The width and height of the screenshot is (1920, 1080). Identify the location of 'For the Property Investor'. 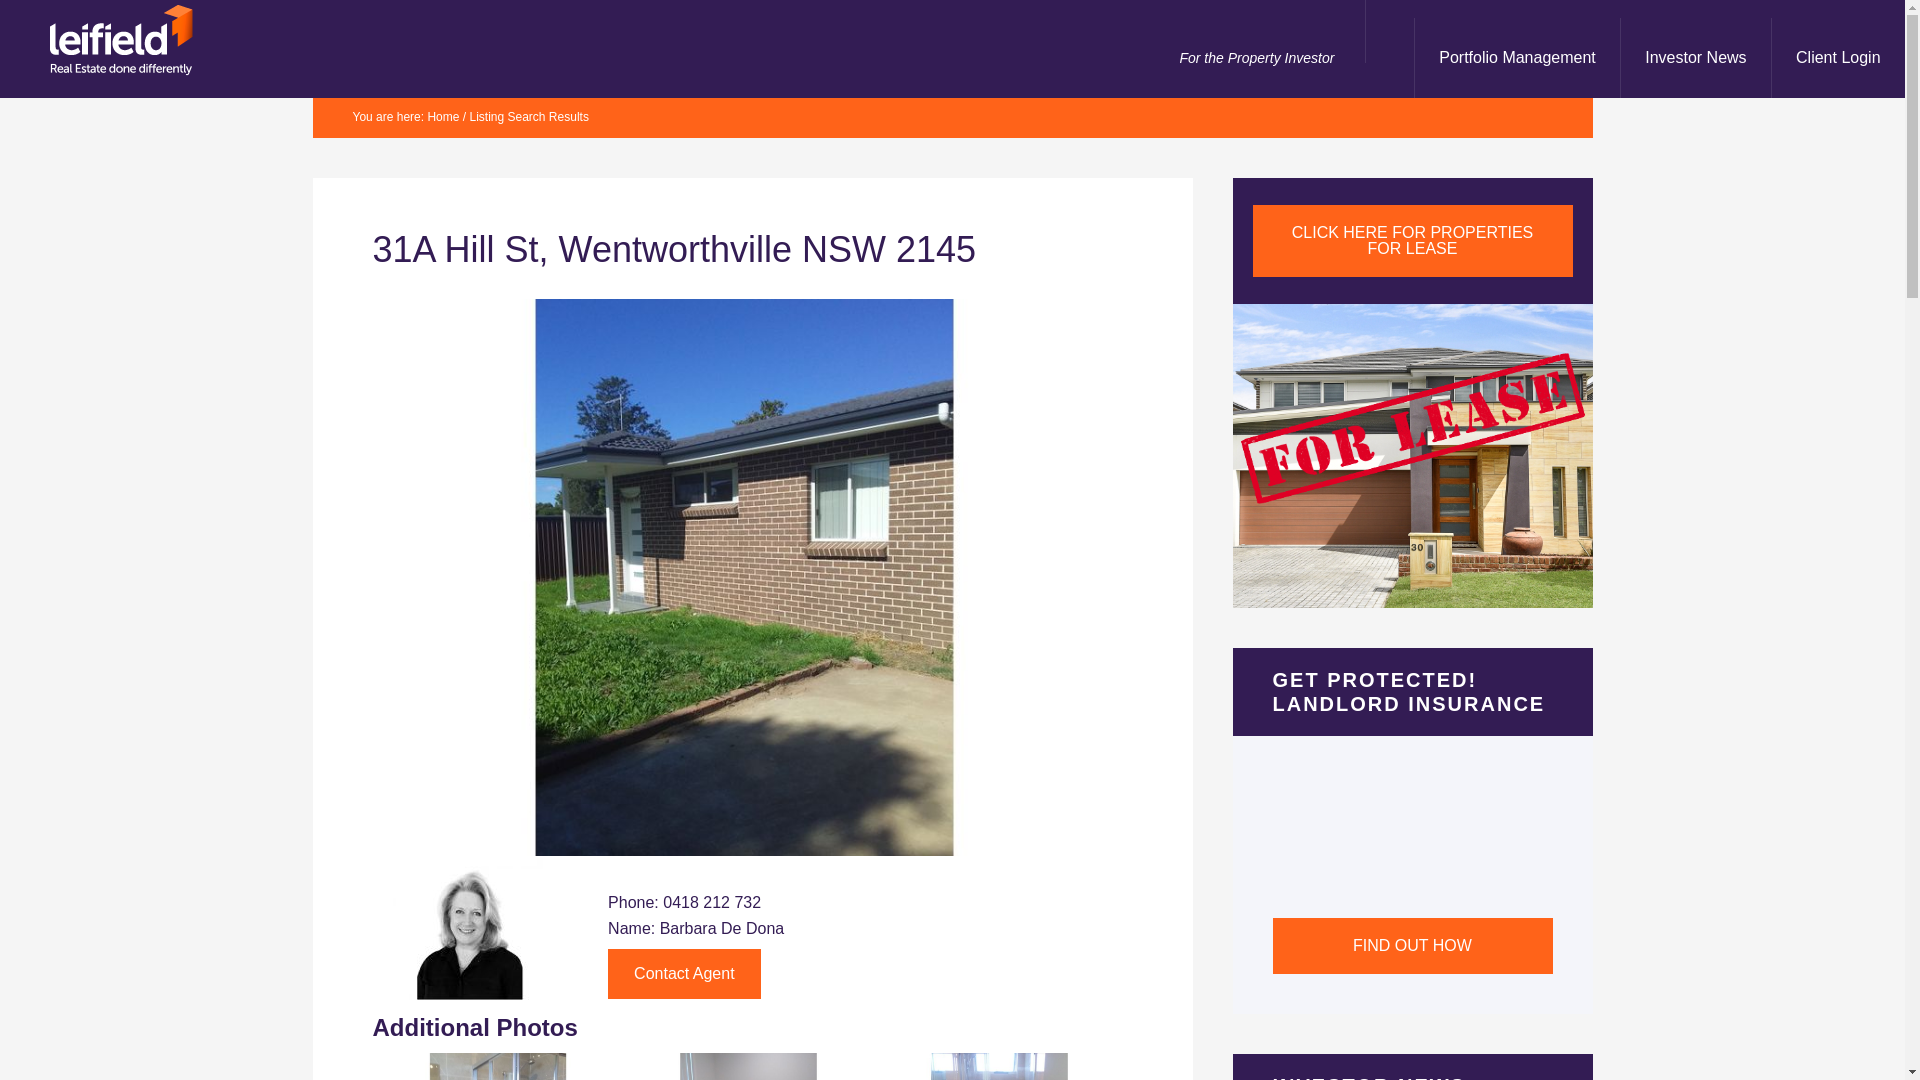
(1148, 56).